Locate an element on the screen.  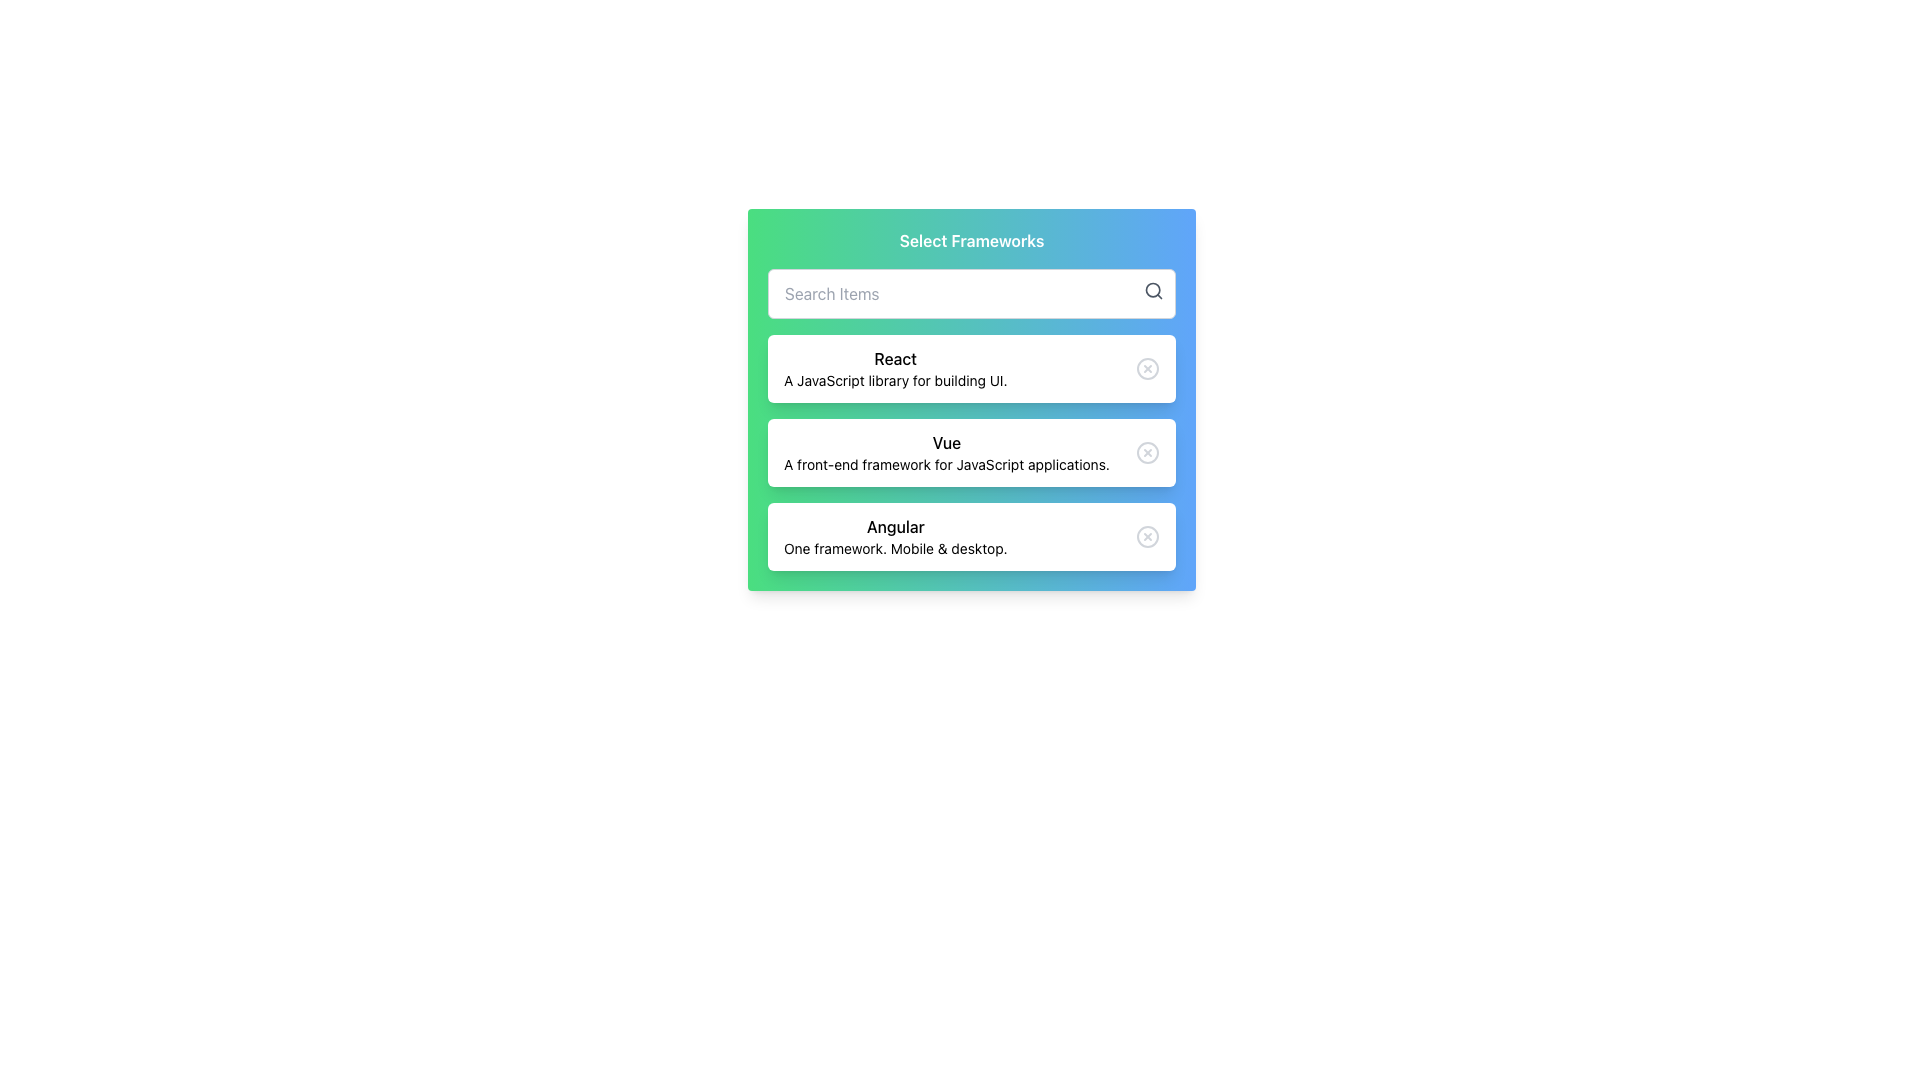
the SVG circle element that forms the base of the 'X' icon located to the right of the 'React' framework entry is located at coordinates (1147, 369).